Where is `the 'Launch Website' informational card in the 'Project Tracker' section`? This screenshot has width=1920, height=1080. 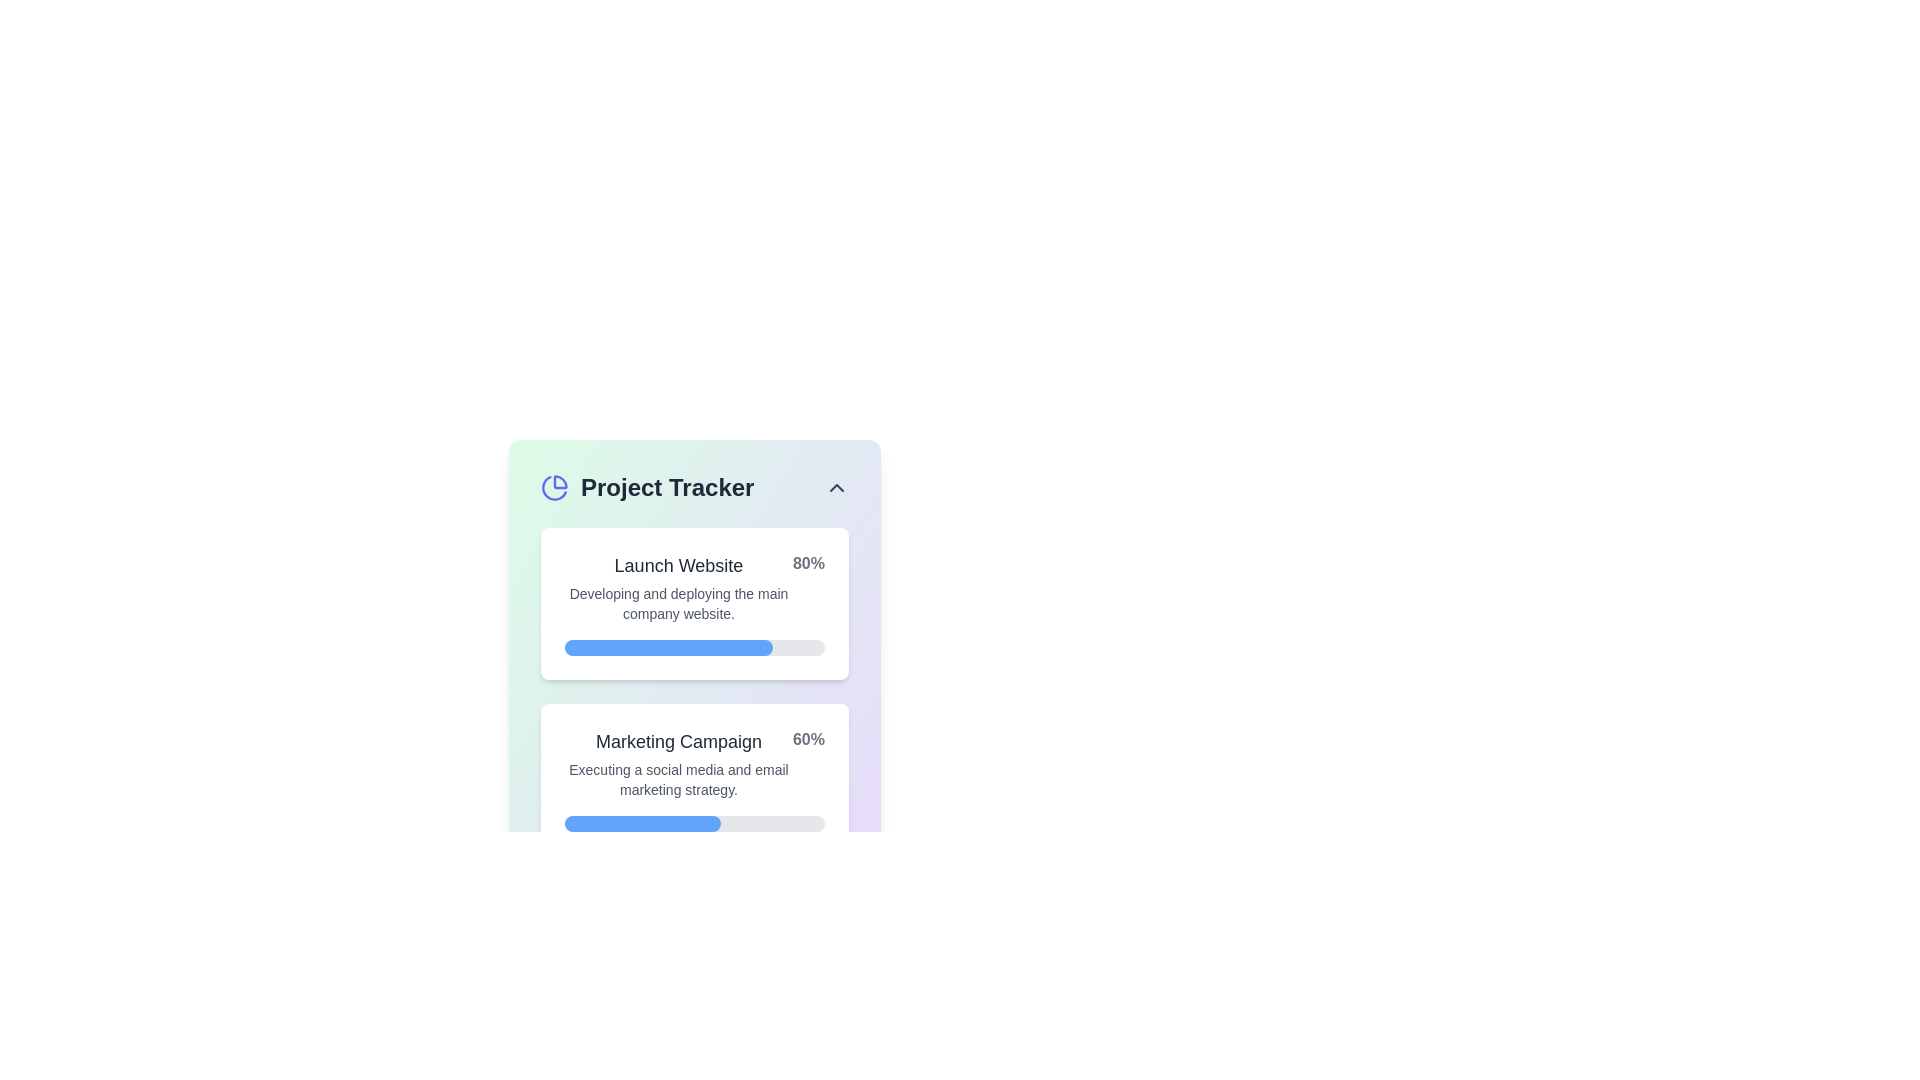 the 'Launch Website' informational card in the 'Project Tracker' section is located at coordinates (695, 623).